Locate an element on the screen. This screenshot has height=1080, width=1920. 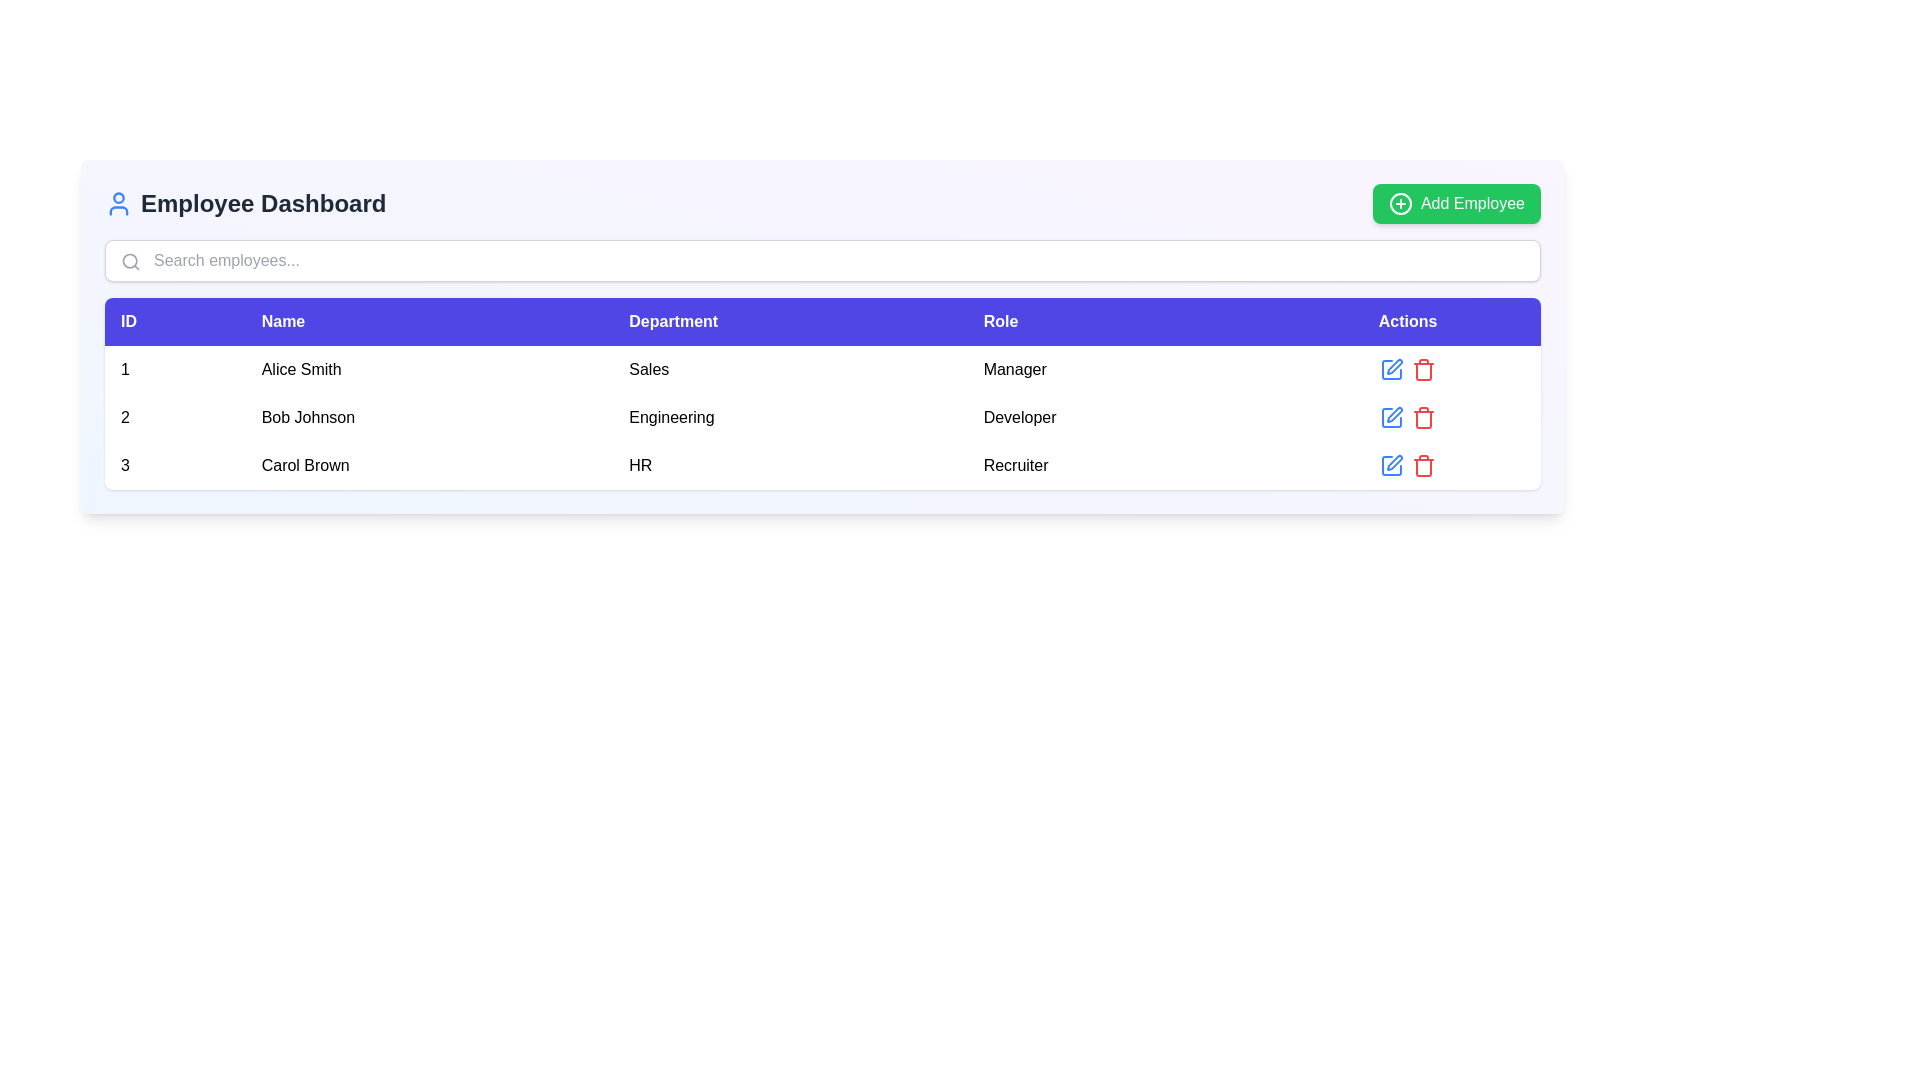
the user or profile icon located at the top-left area adjacent to the 'Employee Dashboard' text is located at coordinates (118, 204).